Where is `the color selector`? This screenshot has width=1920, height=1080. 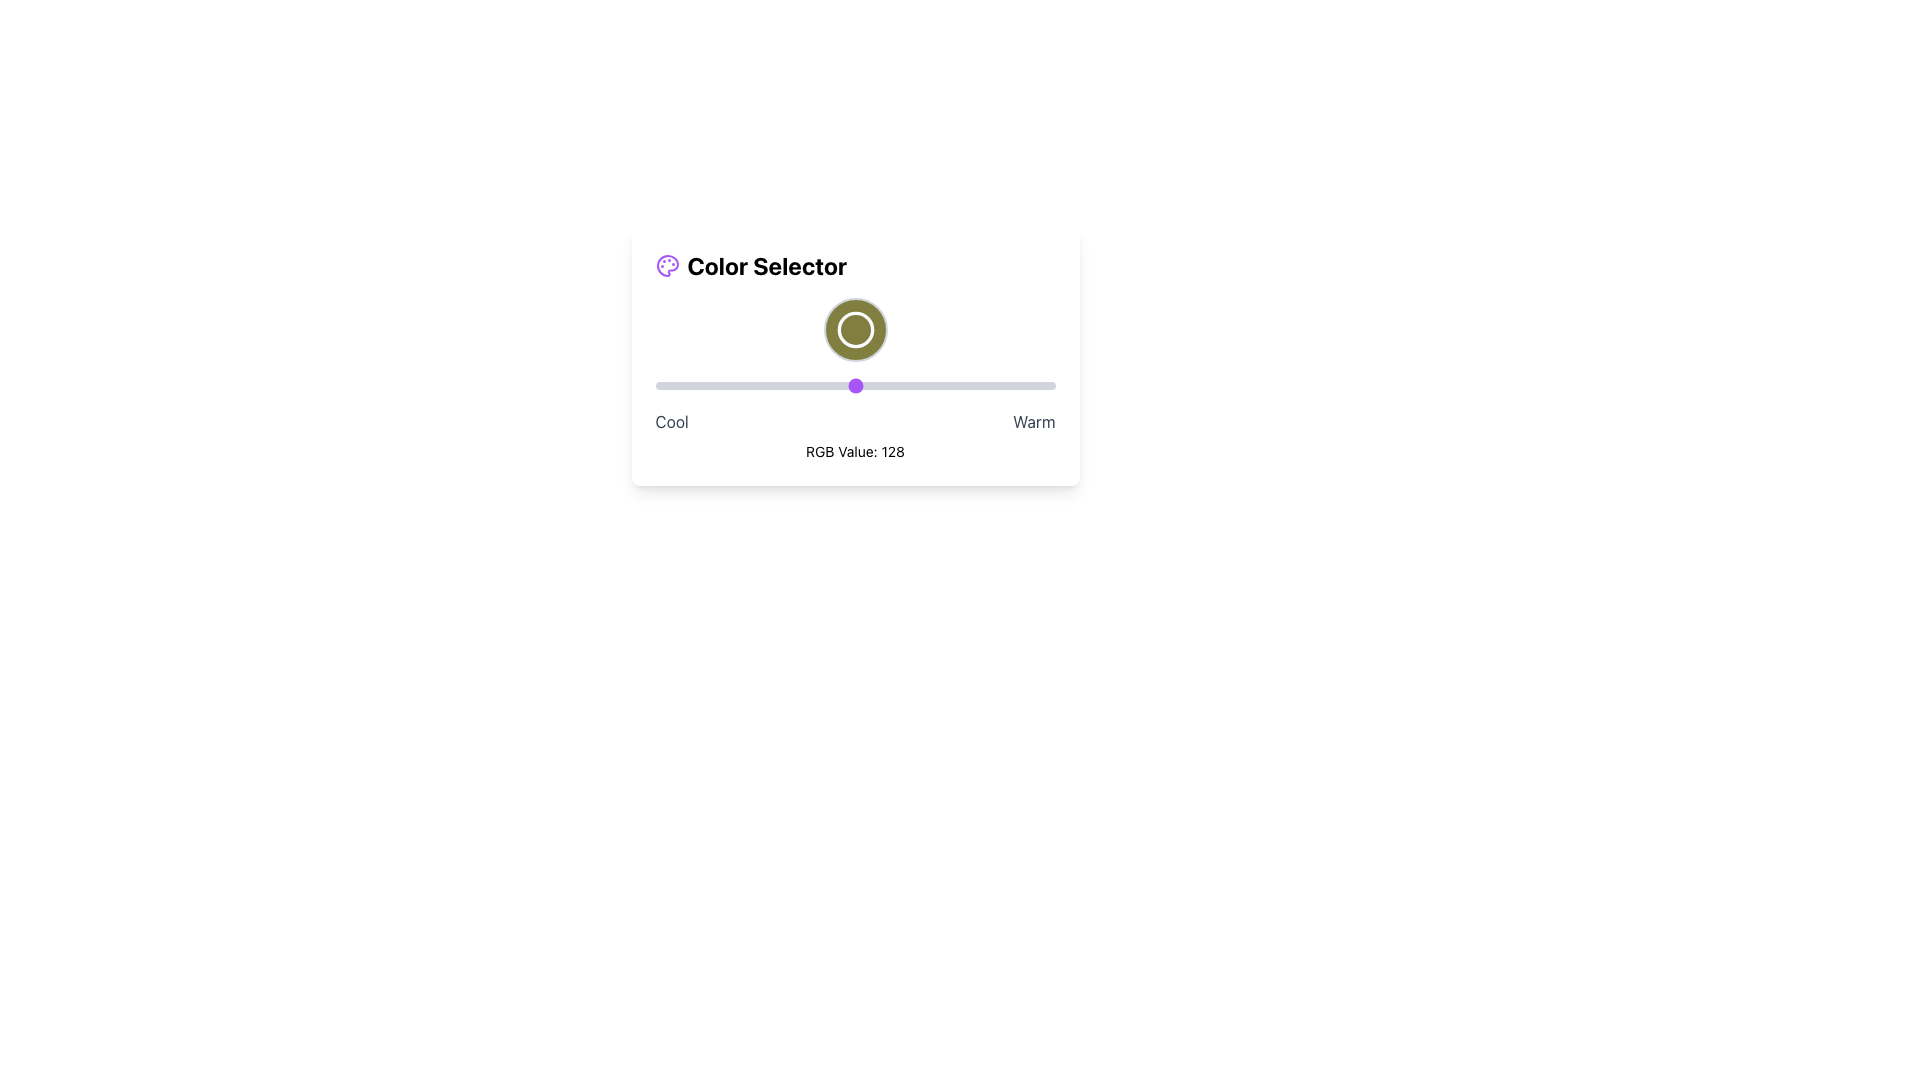 the color selector is located at coordinates (1013, 385).